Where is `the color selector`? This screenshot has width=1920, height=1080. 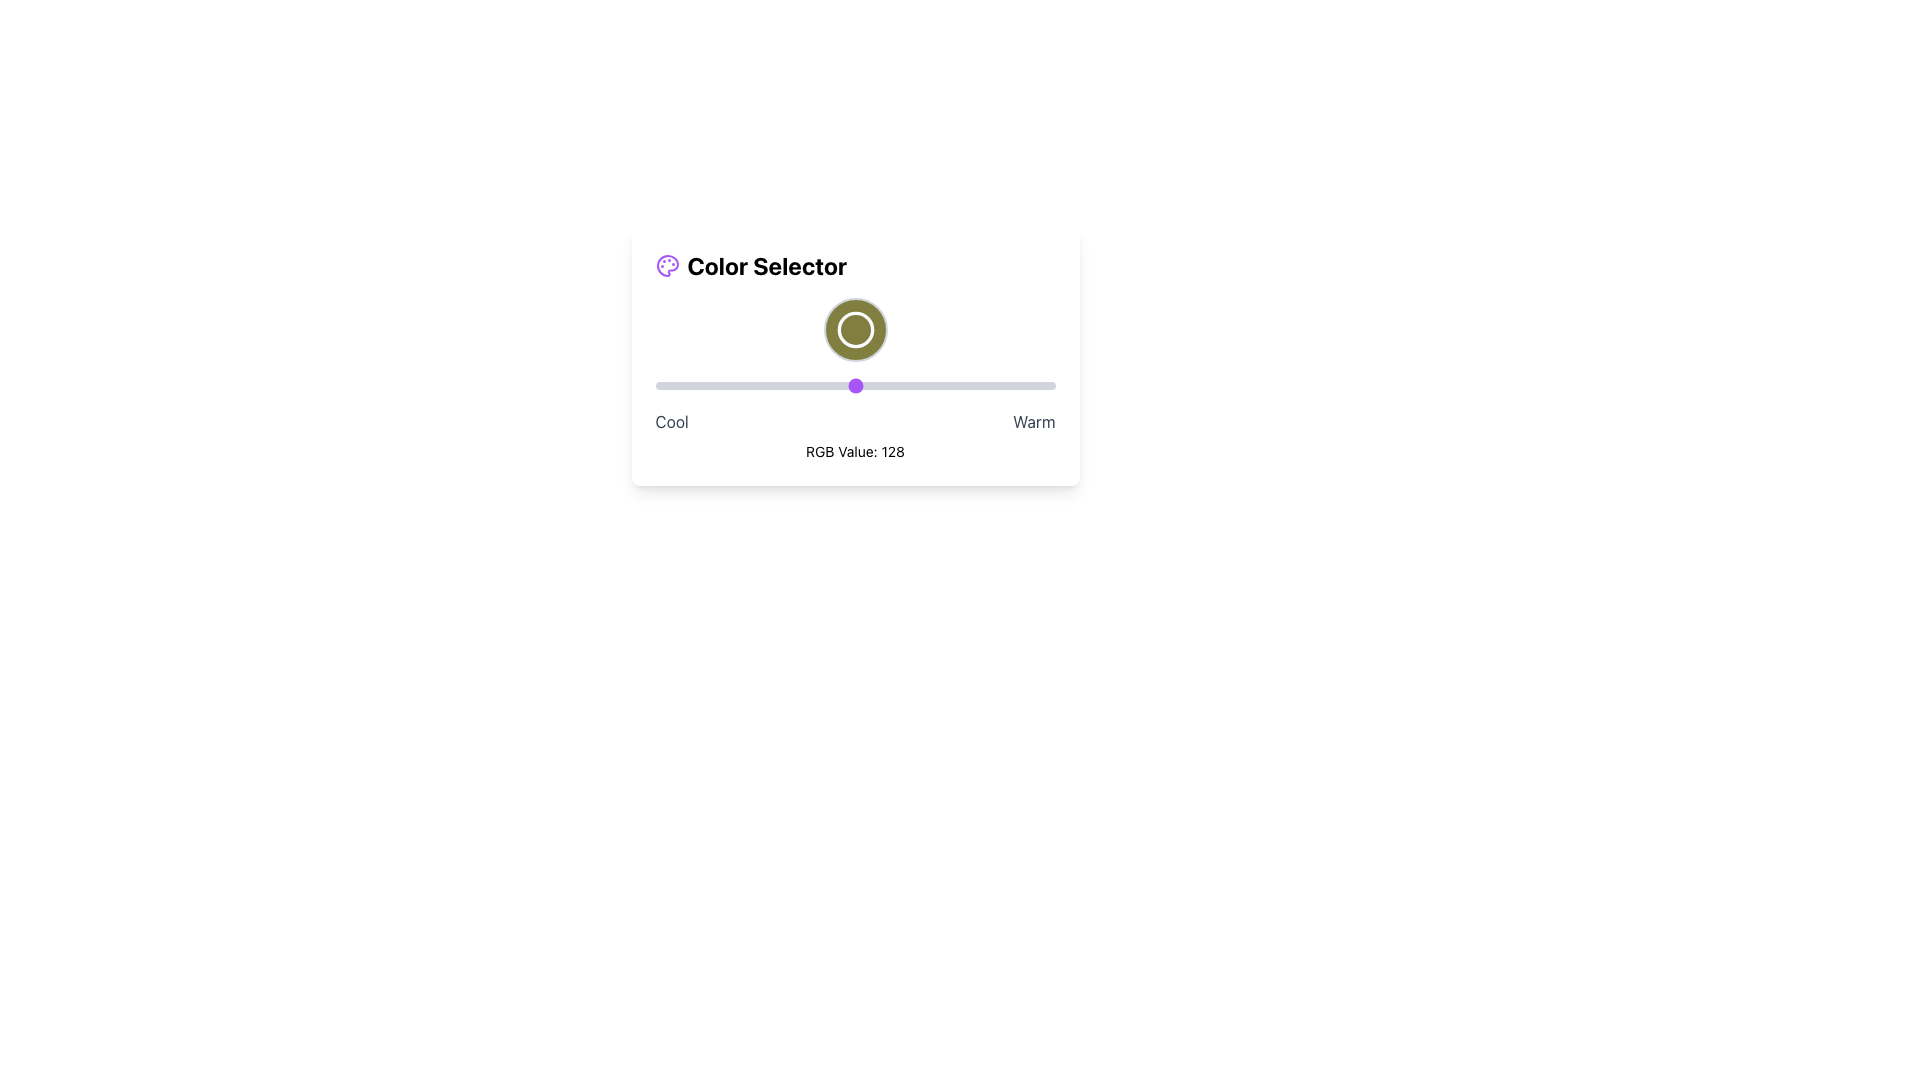 the color selector is located at coordinates (1013, 385).